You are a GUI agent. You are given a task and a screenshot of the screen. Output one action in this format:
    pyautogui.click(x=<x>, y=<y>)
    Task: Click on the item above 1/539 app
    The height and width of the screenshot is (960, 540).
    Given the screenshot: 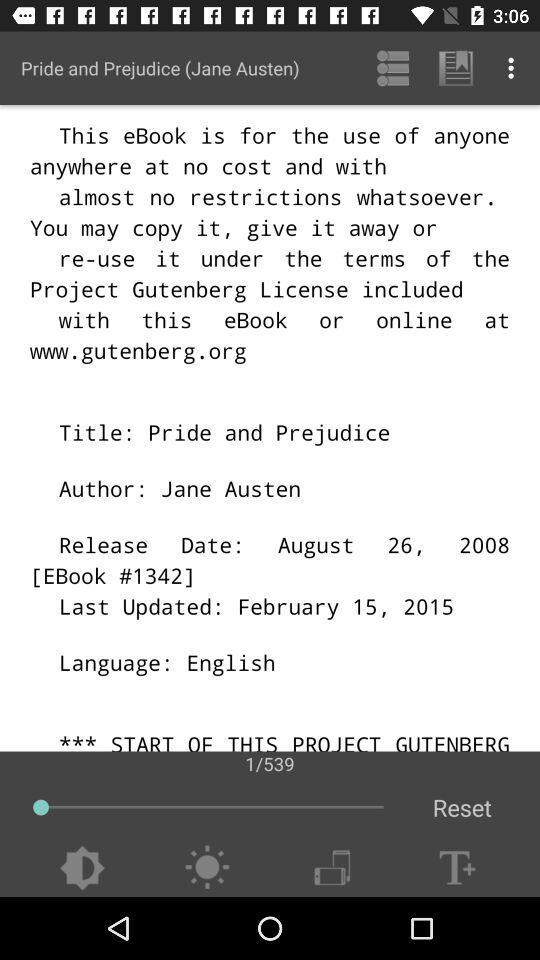 What is the action you would take?
    pyautogui.click(x=513, y=68)
    